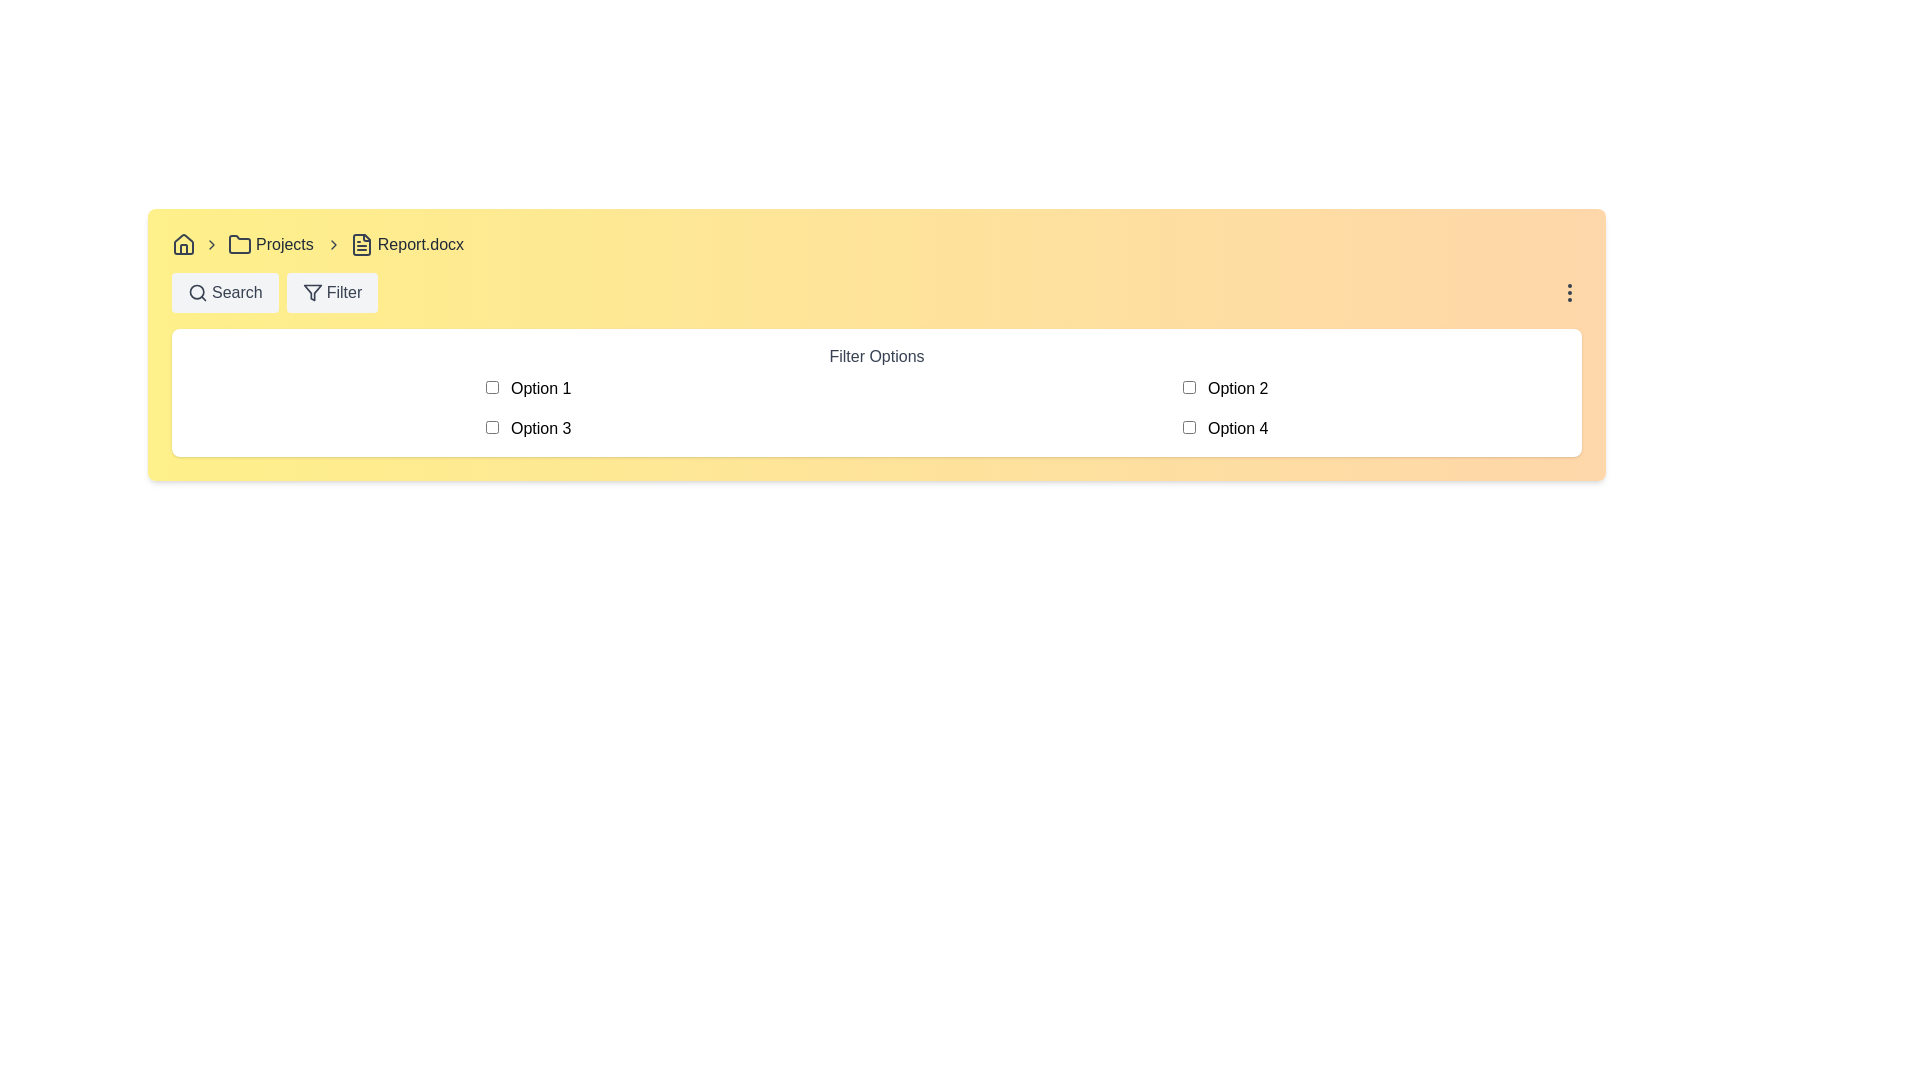 The width and height of the screenshot is (1920, 1080). What do you see at coordinates (1189, 426) in the screenshot?
I see `the checkbox associated with the label 'Option 4'` at bounding box center [1189, 426].